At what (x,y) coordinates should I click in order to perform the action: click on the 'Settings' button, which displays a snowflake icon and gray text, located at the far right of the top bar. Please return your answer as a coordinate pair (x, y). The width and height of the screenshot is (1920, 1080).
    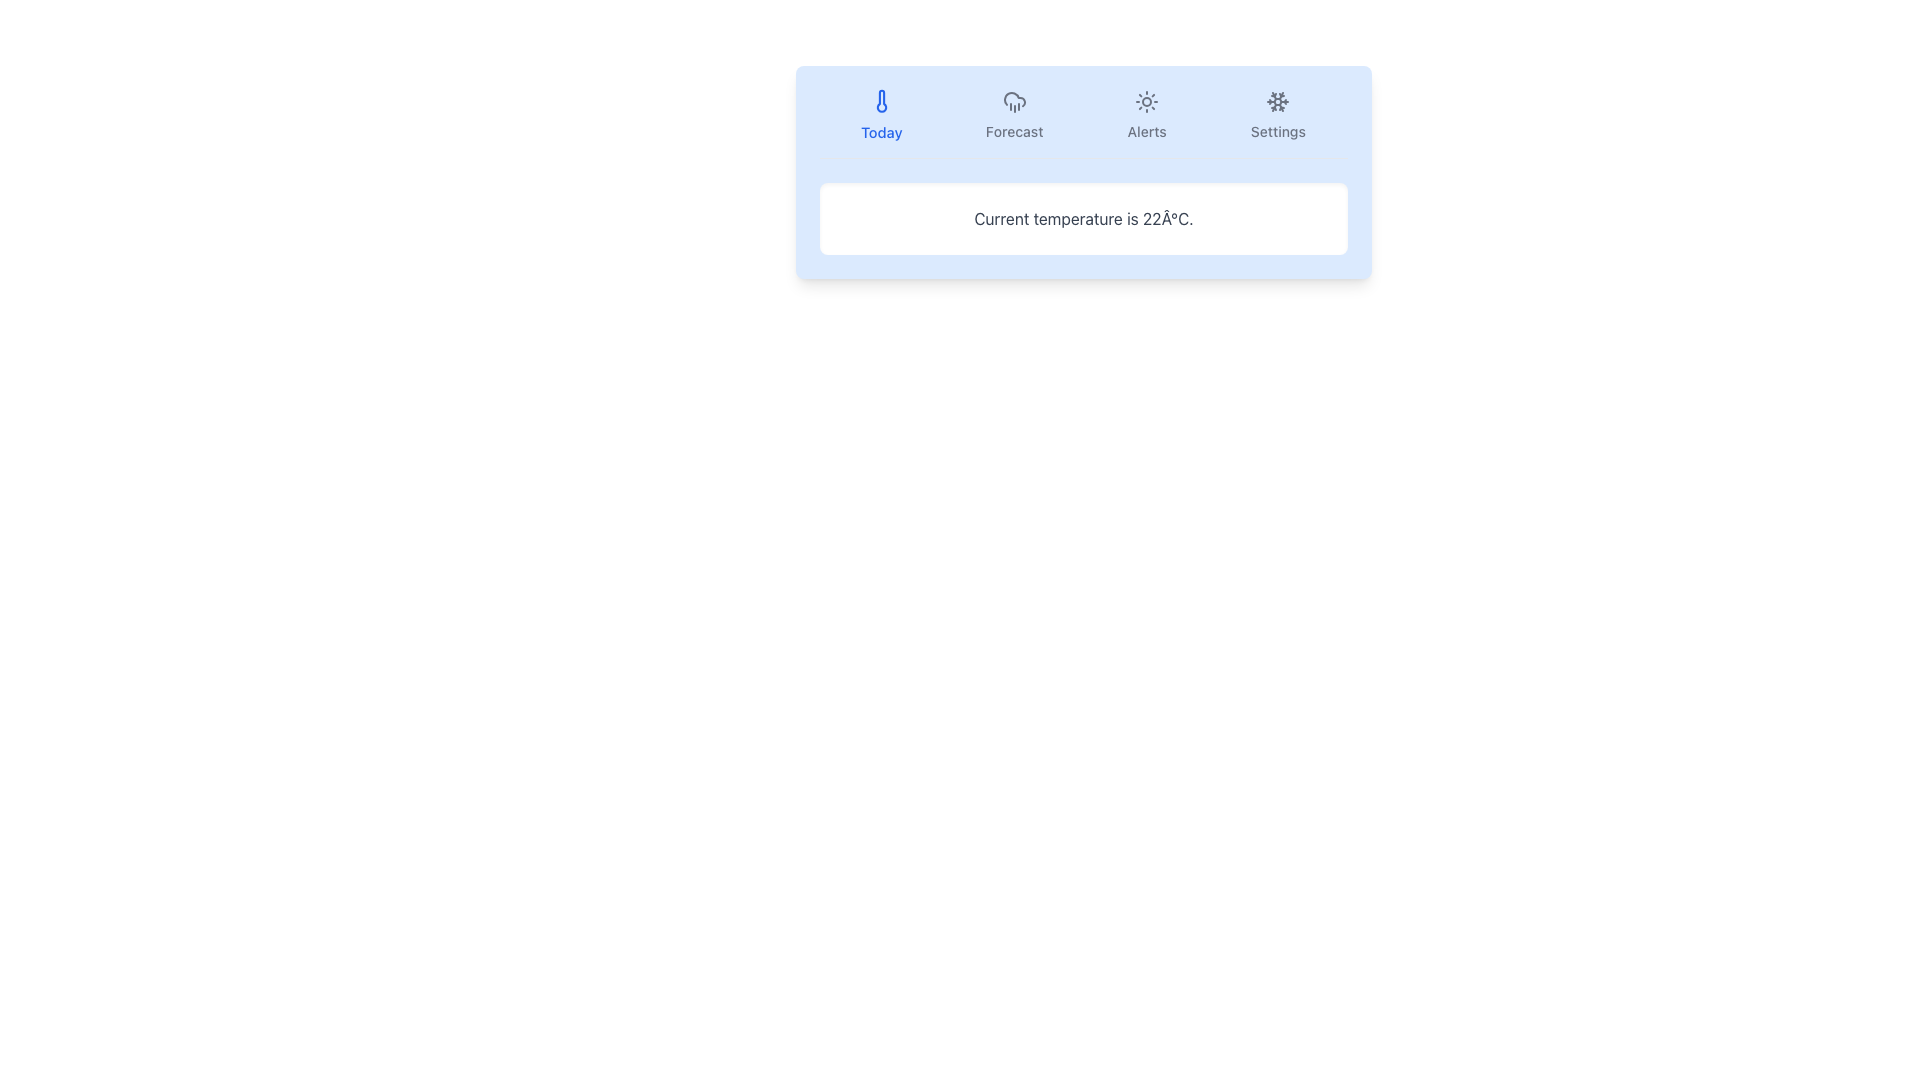
    Looking at the image, I should click on (1277, 115).